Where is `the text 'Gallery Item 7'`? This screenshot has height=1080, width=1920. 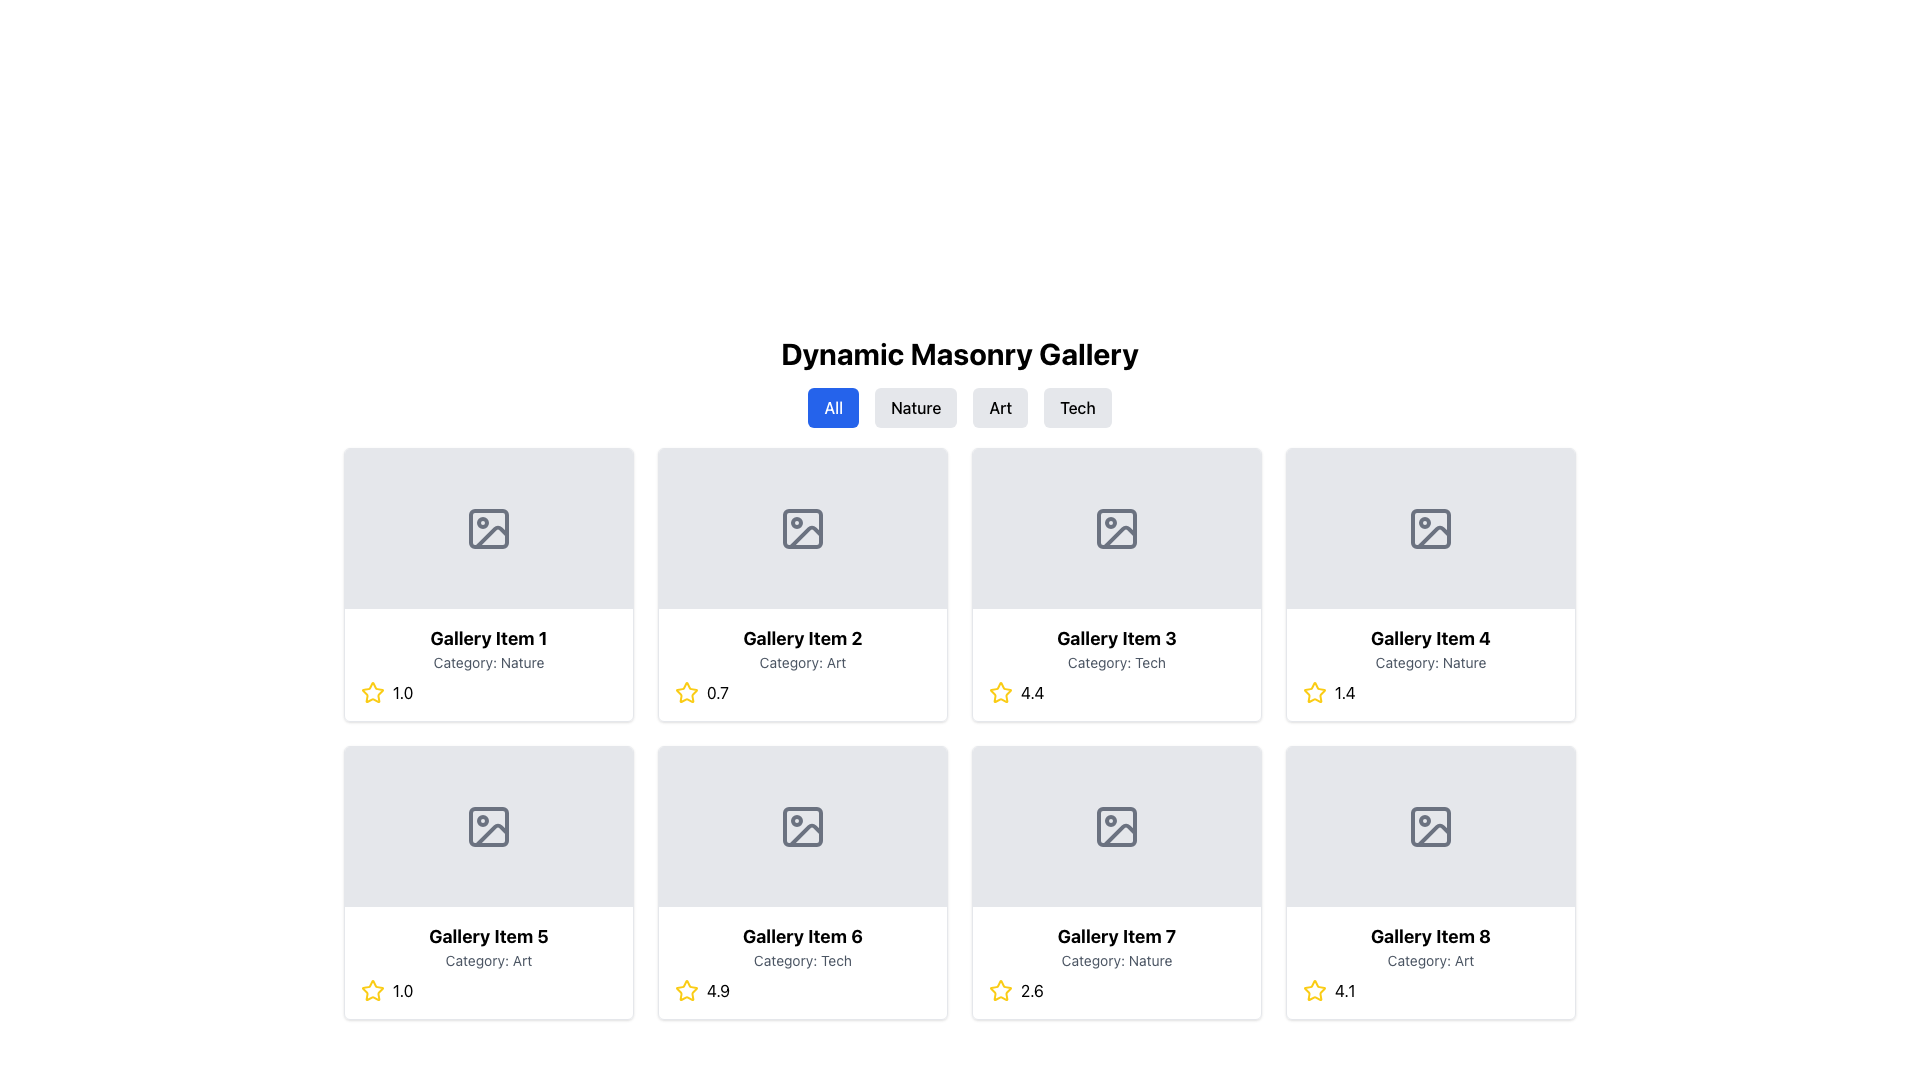
the text 'Gallery Item 7' is located at coordinates (1116, 937).